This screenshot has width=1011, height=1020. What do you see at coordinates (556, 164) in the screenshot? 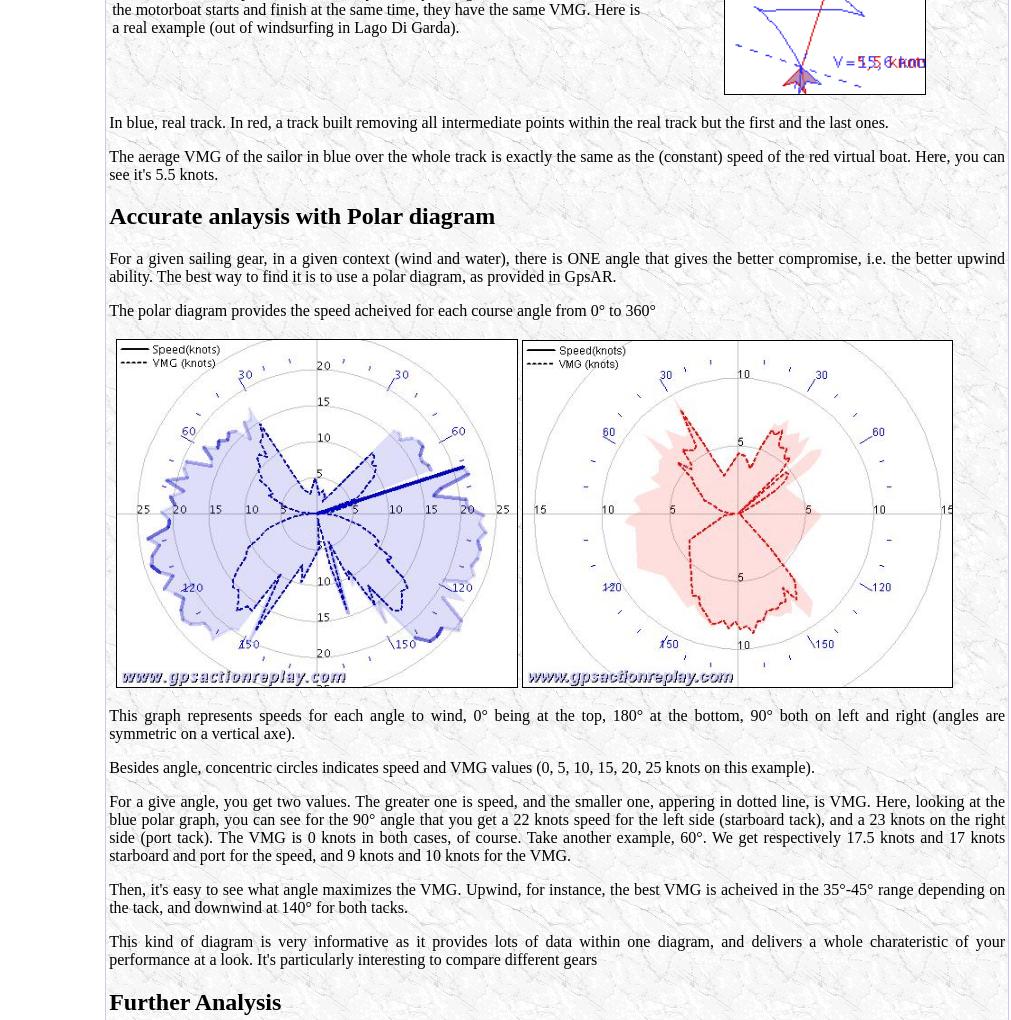
I see `'The aerage VMG of the sailor in blue over the whole track is exactly the same as the (constant) speed of the red virtual boat. Here, you can see it's 5.5 knots.'` at bounding box center [556, 164].